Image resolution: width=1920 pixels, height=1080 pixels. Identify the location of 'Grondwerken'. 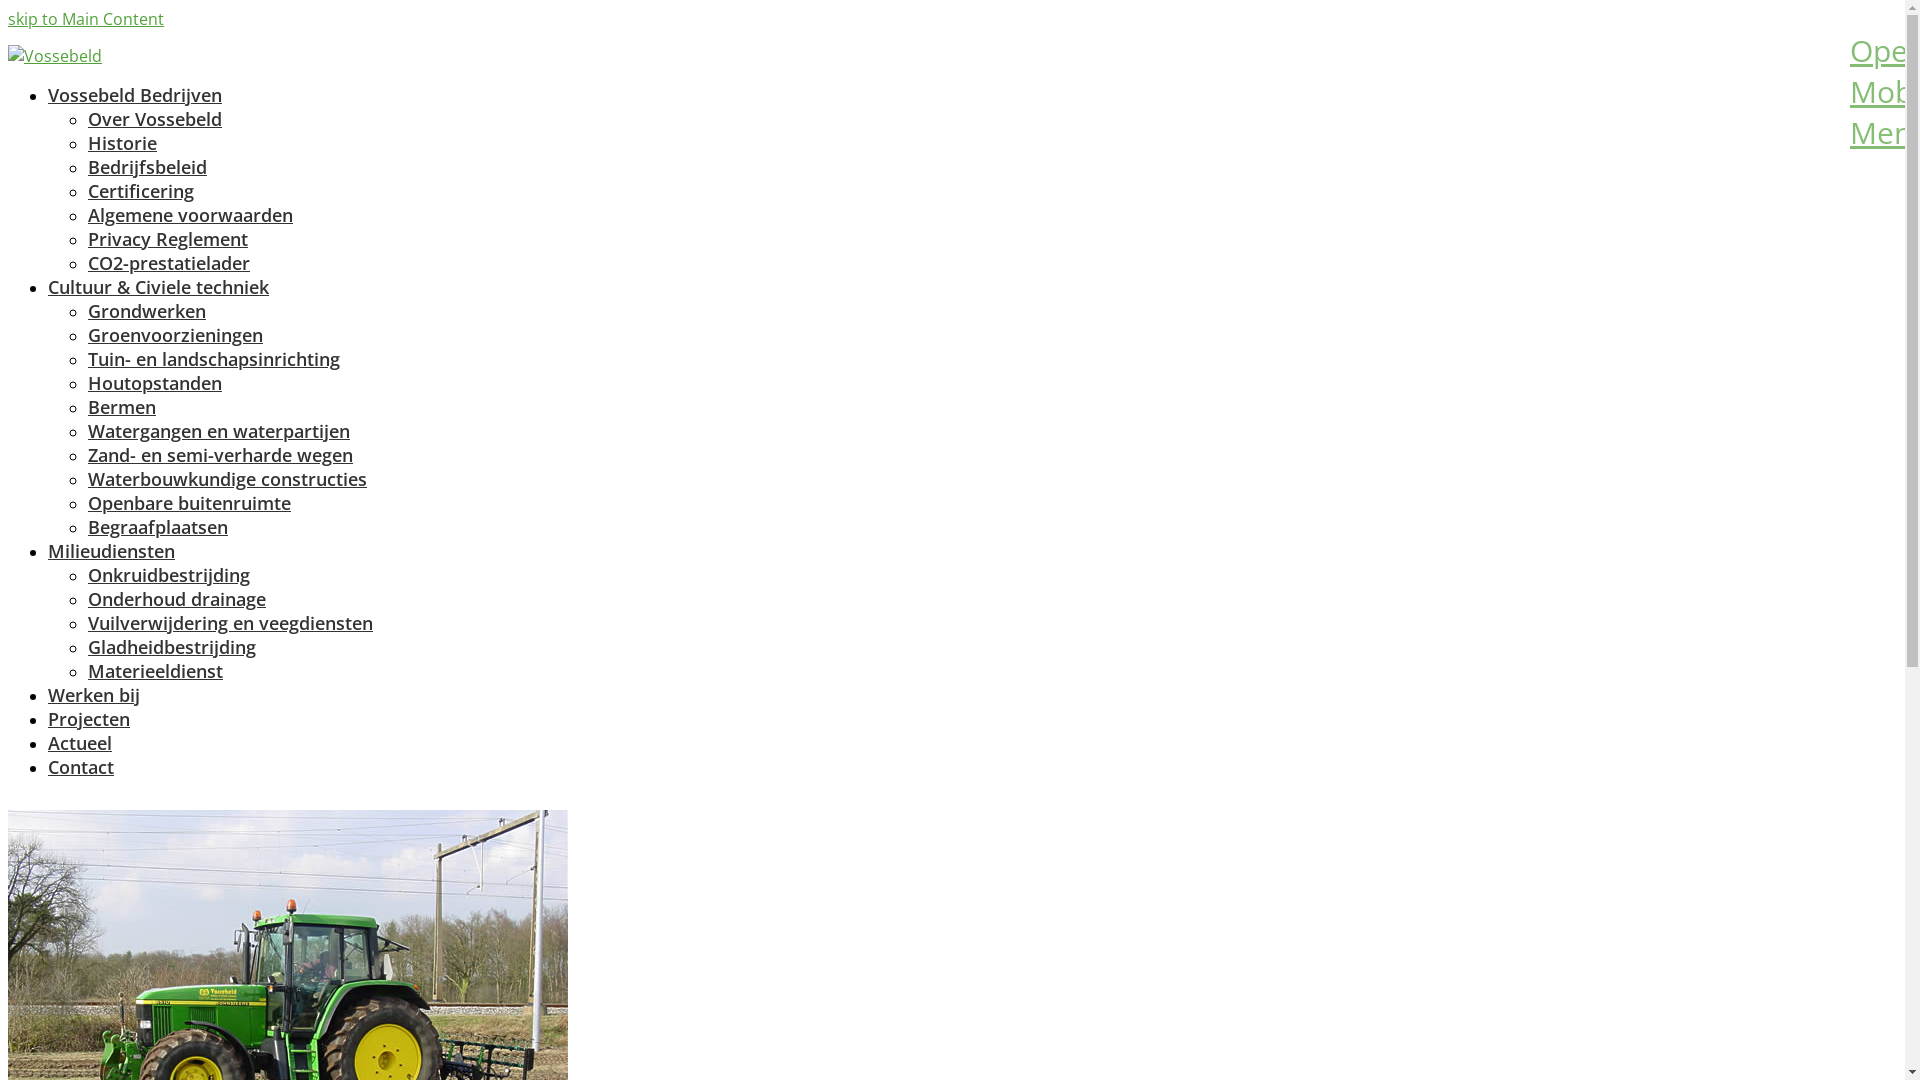
(146, 311).